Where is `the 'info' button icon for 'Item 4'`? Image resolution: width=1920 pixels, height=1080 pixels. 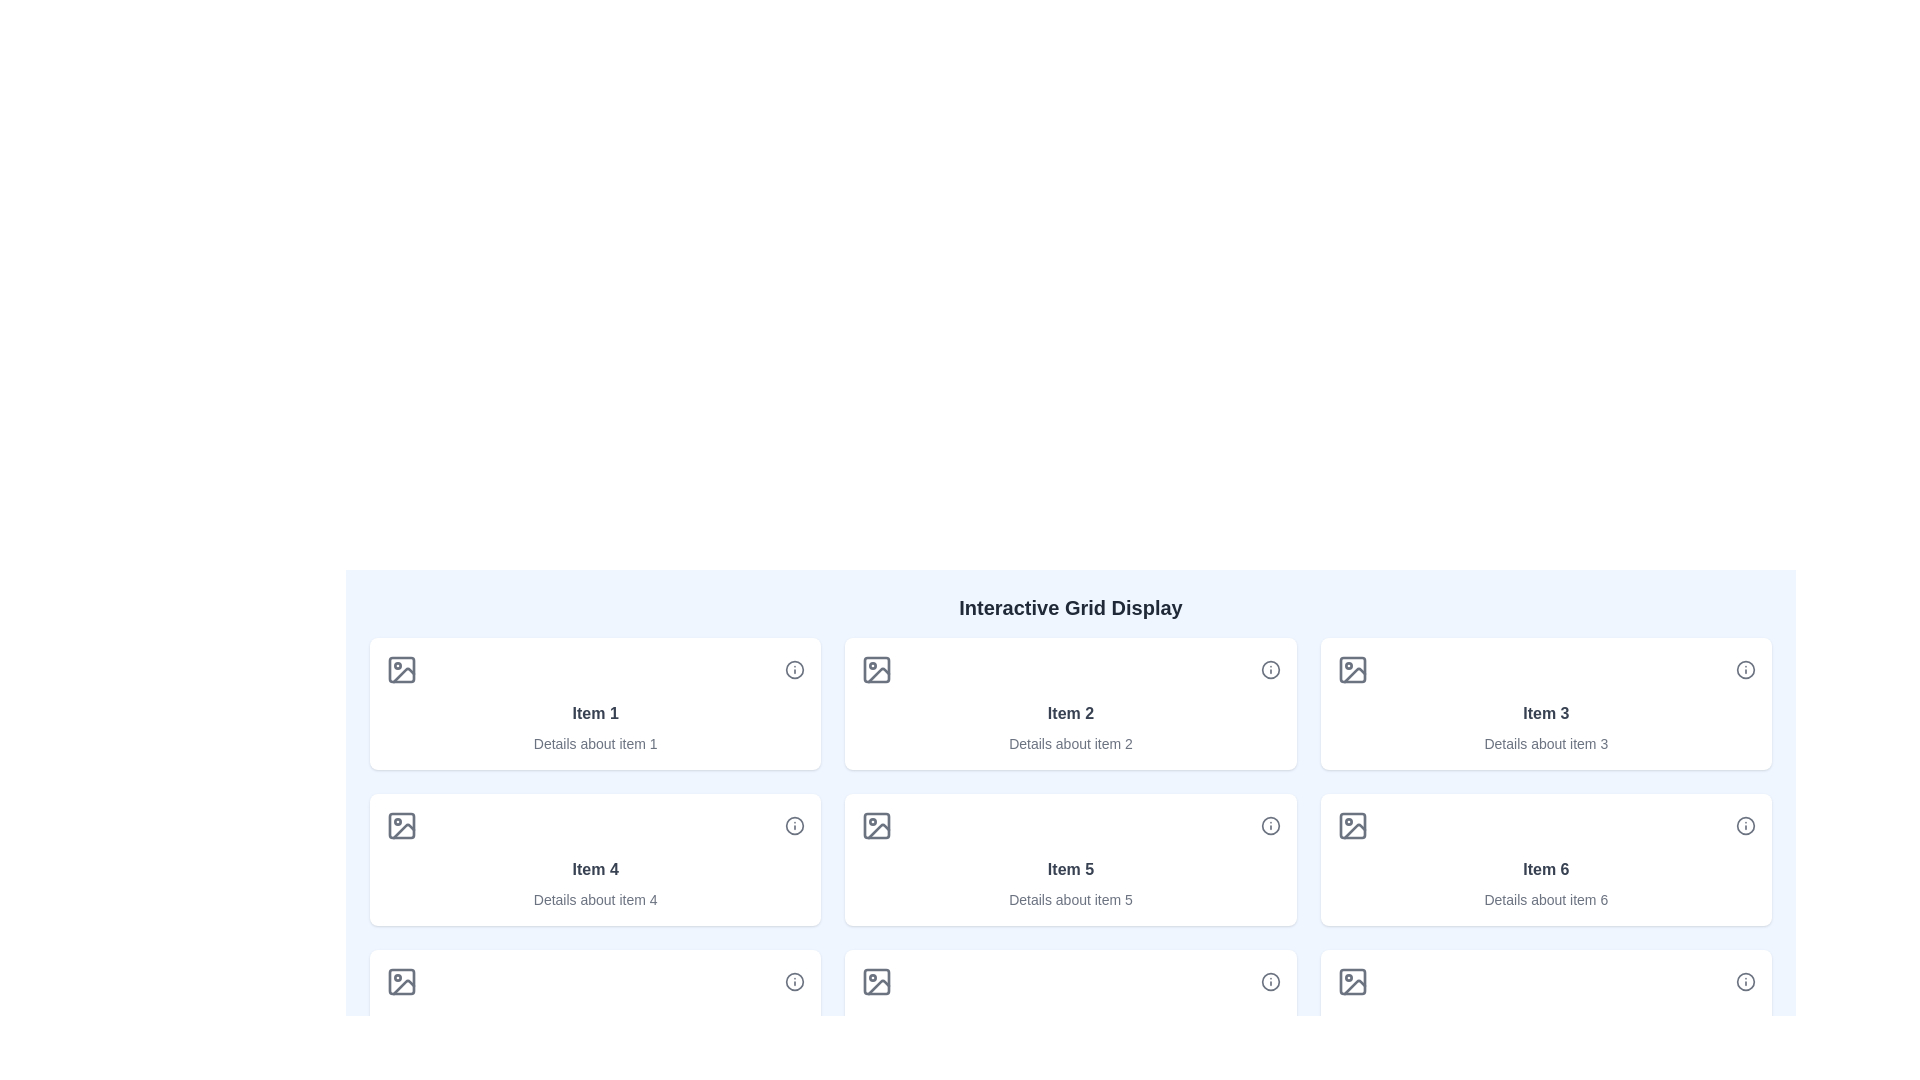 the 'info' button icon for 'Item 4' is located at coordinates (794, 825).